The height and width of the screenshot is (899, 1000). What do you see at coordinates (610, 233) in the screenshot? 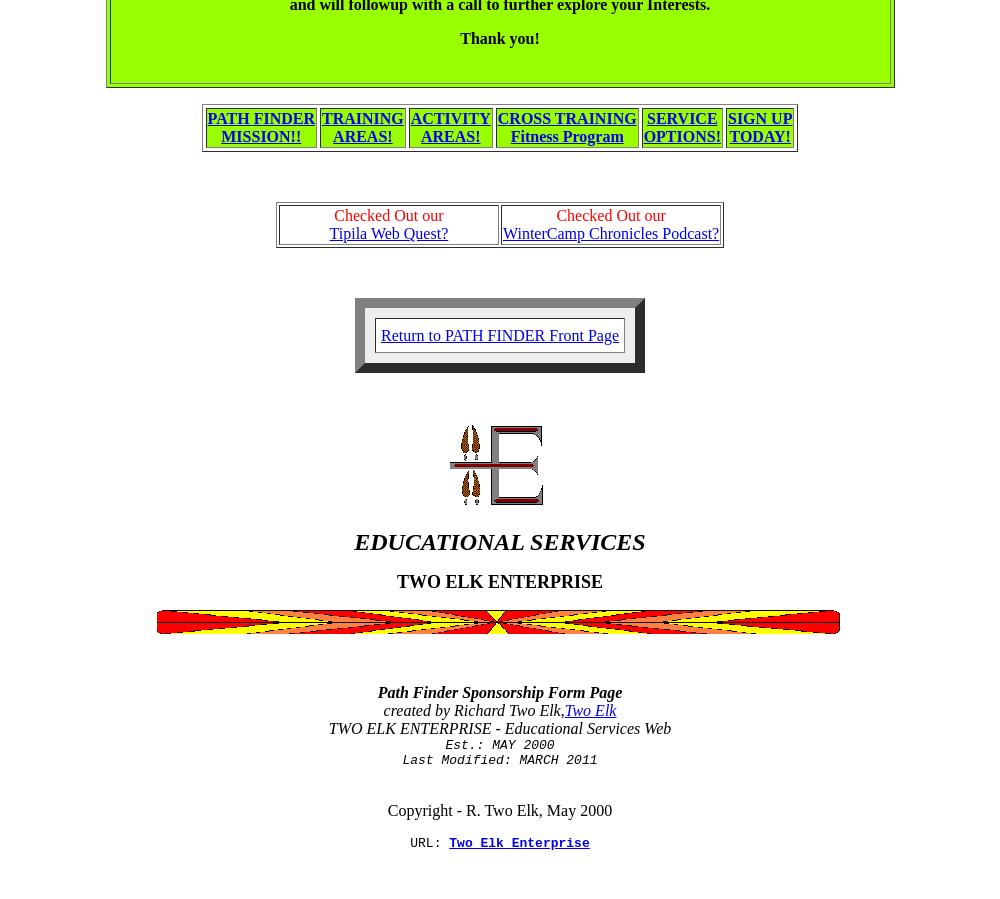
I see `'WinterCamp Chronicles Podcast?'` at bounding box center [610, 233].